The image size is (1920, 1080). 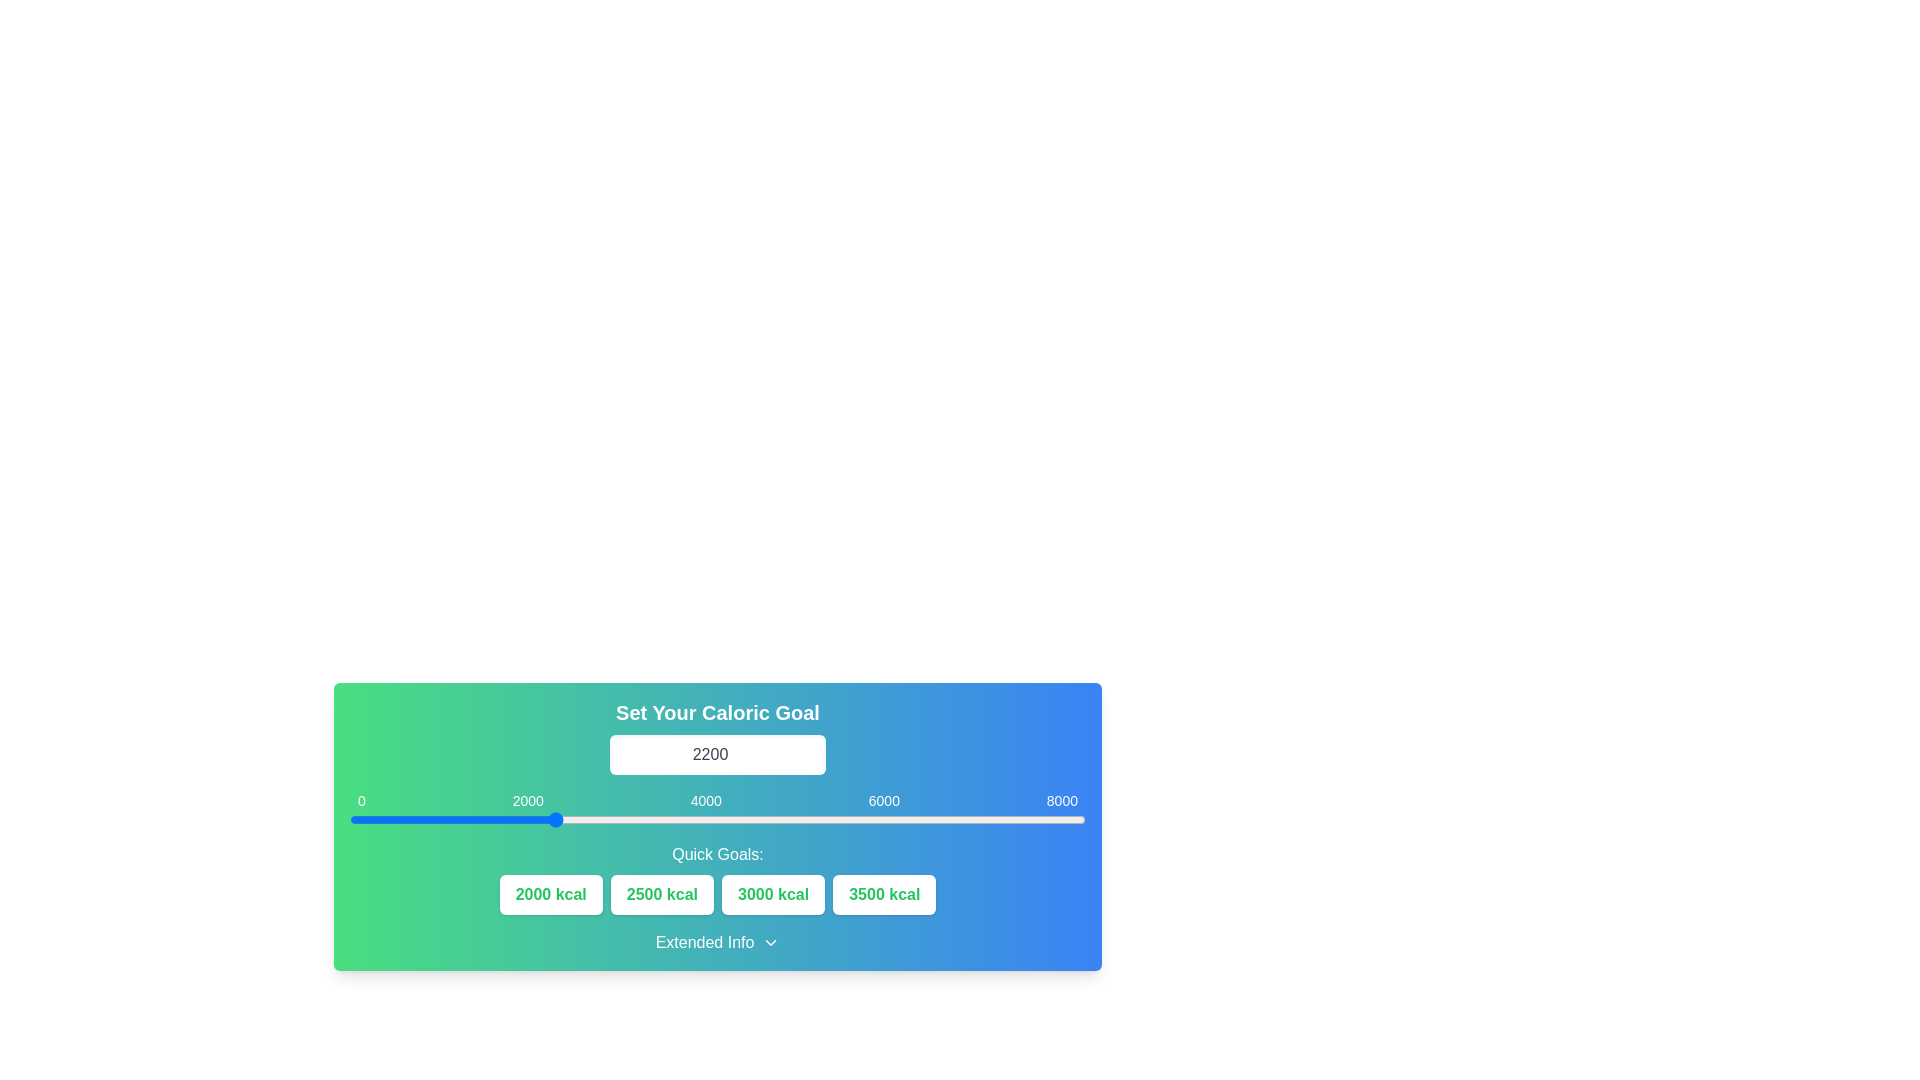 I want to click on the Static Text Label displaying 'Extended Info', which is styled with white text color and located within the 'Quick Goals:' section, positioned bottom-center of the interface, left of the chevron-down icon, so click(x=705, y=942).